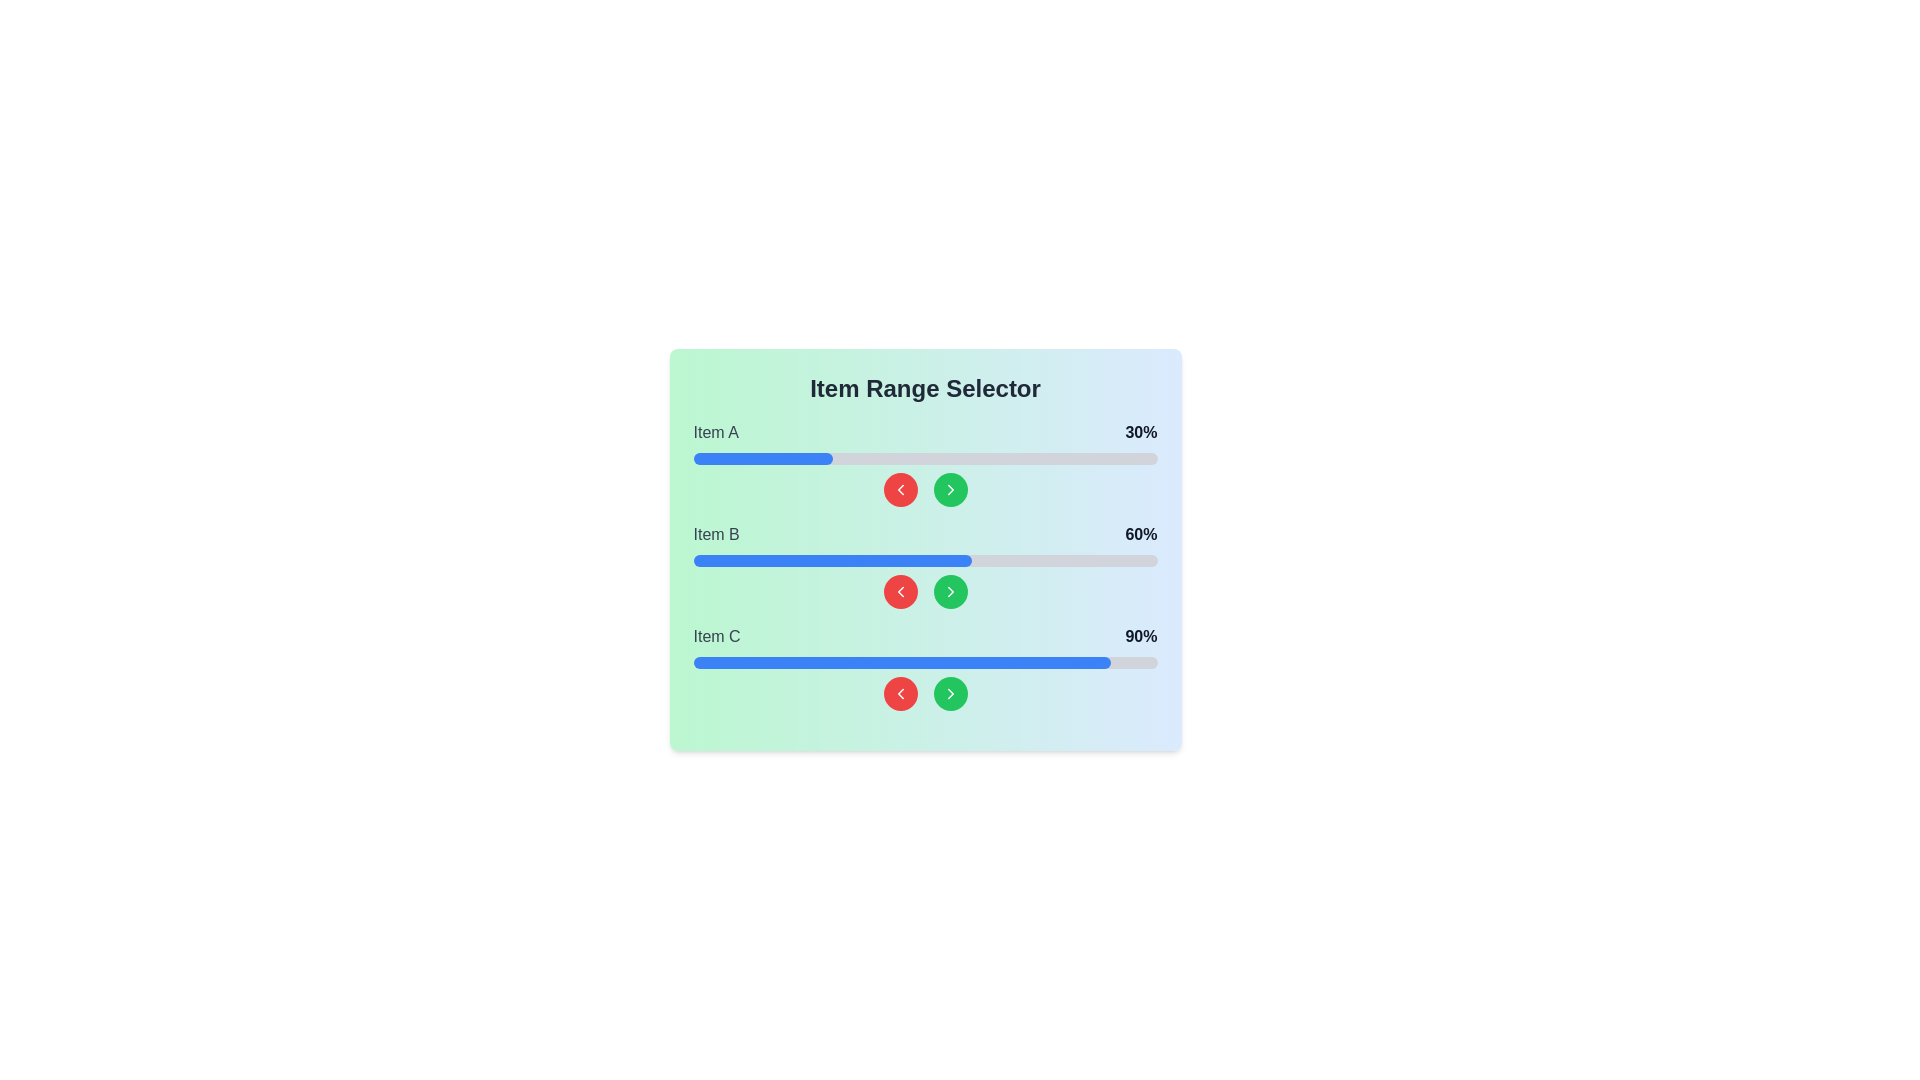  Describe the element at coordinates (924, 566) in the screenshot. I see `the progress bar labeled 'Item B' that indicates 60% completion, which is the second of three vertically stacked progress bars` at that location.